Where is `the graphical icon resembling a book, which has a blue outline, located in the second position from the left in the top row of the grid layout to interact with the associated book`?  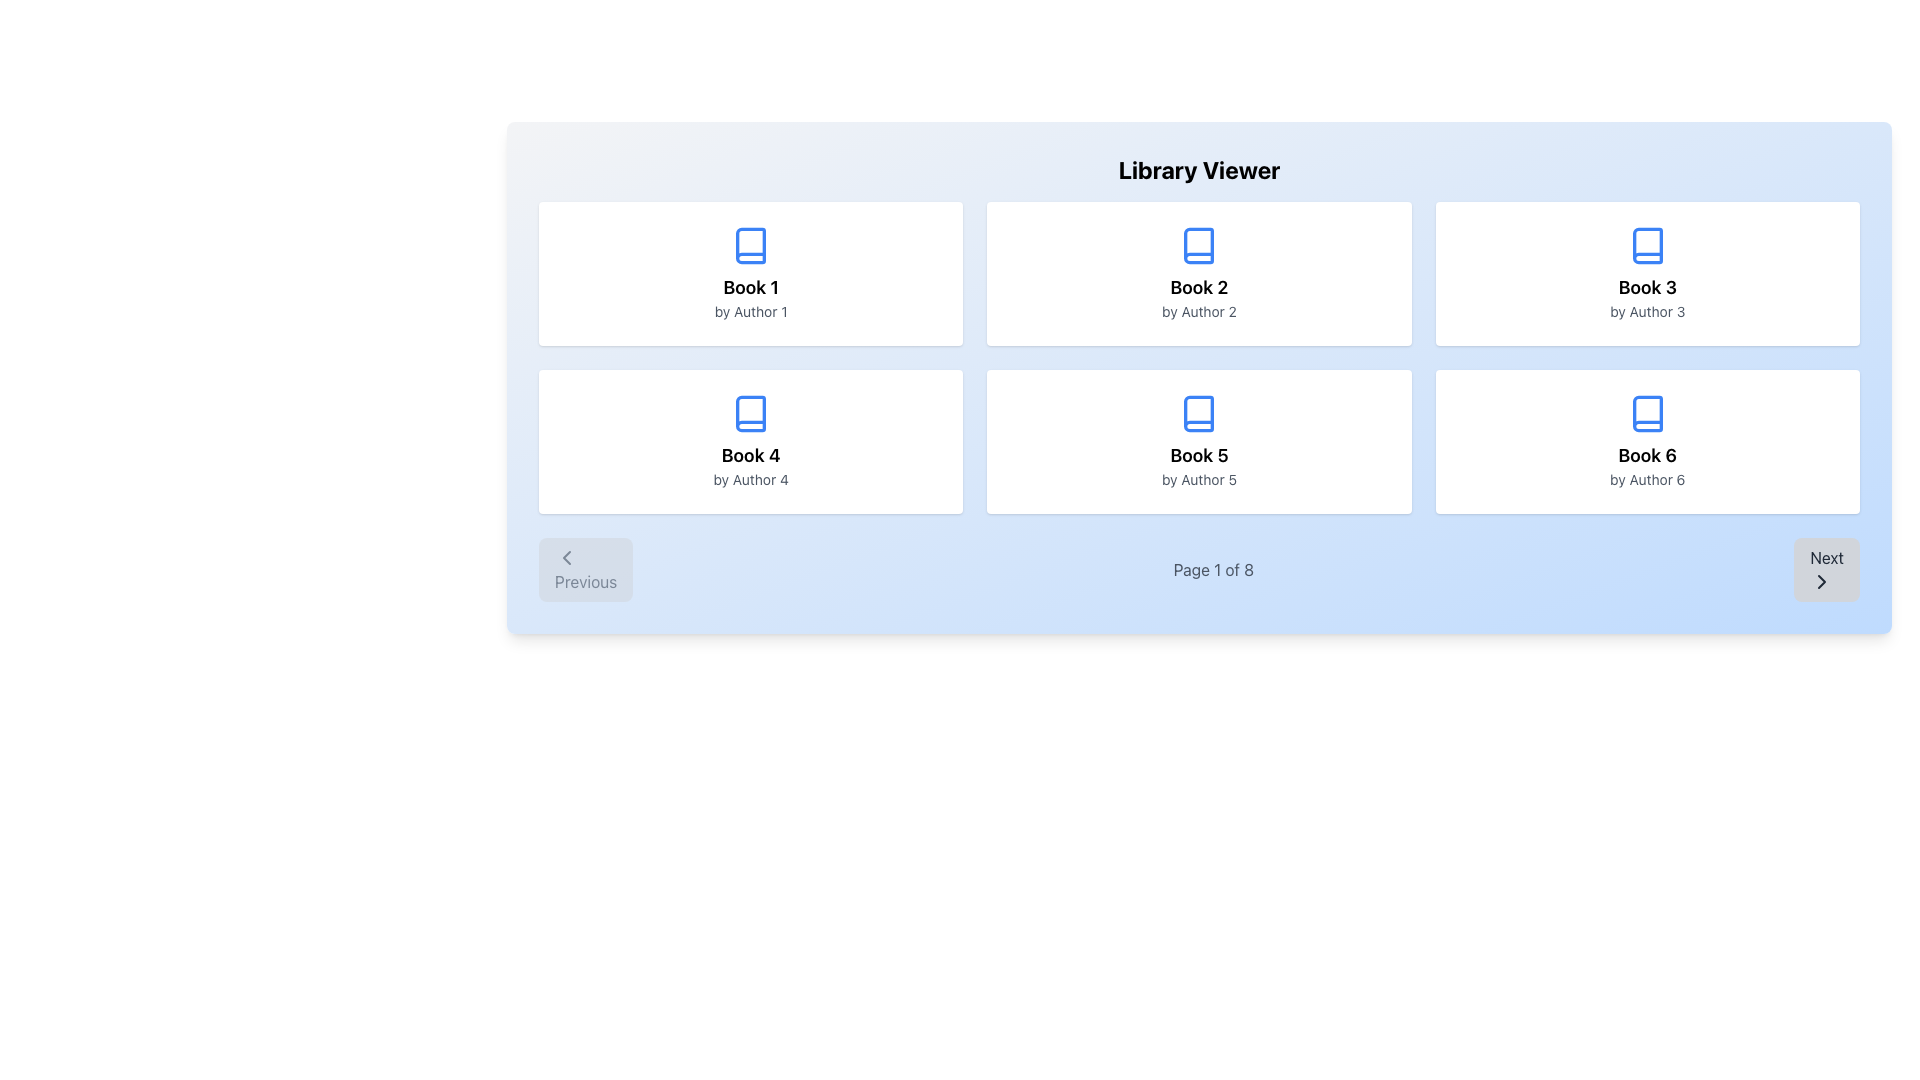 the graphical icon resembling a book, which has a blue outline, located in the second position from the left in the top row of the grid layout to interact with the associated book is located at coordinates (1199, 245).